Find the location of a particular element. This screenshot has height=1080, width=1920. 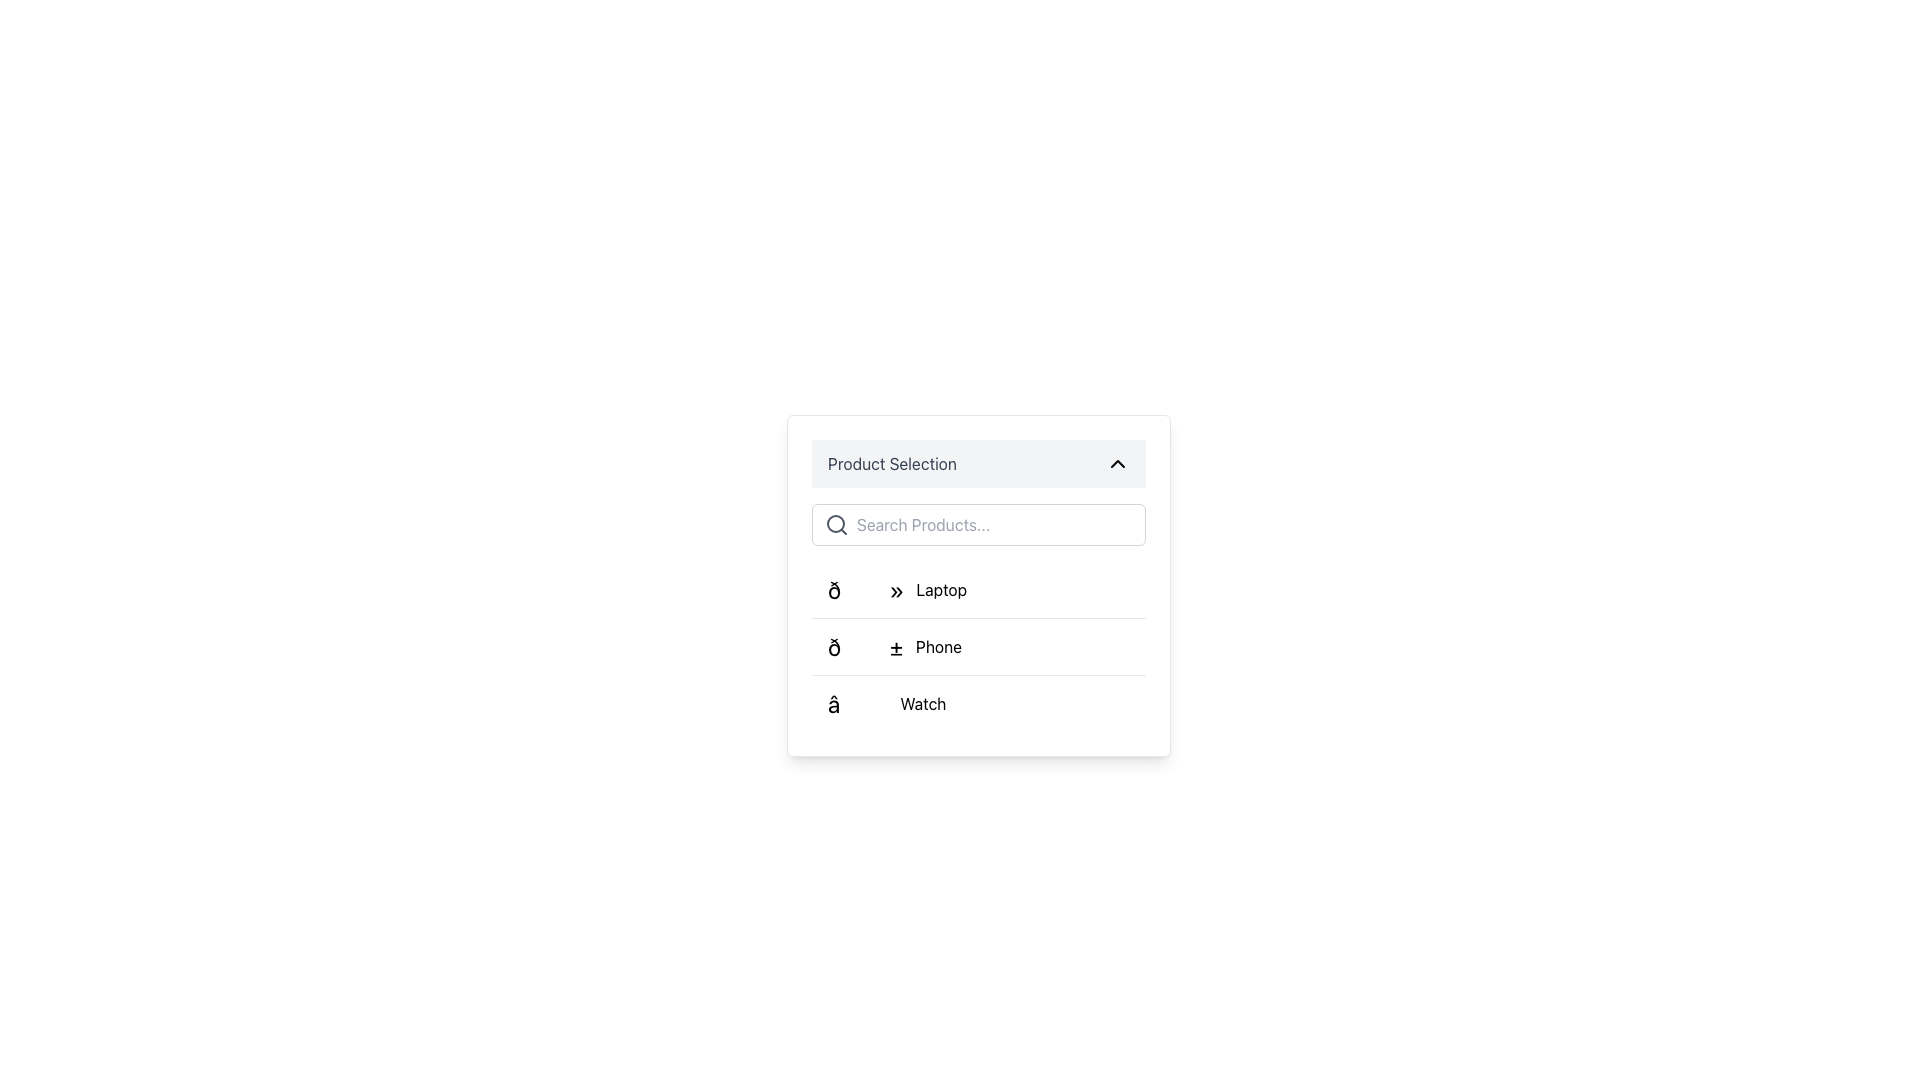

the text label identifying the item 'Laptop' within the product selection options, located under the 'Product Selection' header is located at coordinates (940, 589).